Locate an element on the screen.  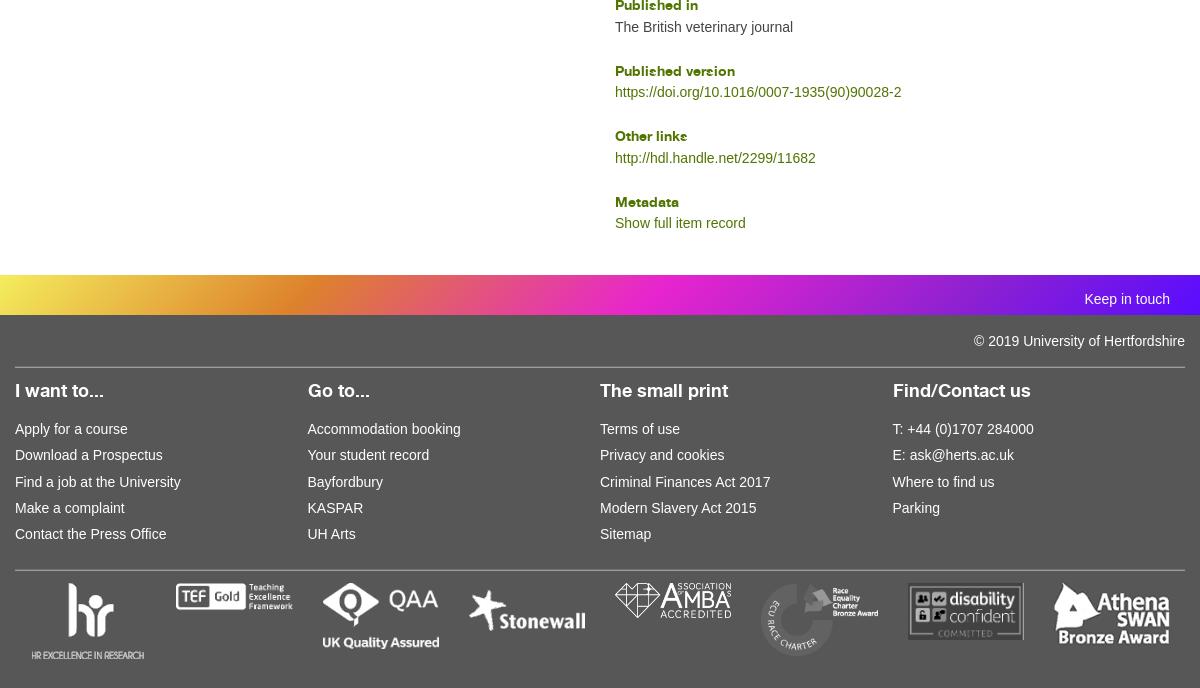
'Download a Prospectus' is located at coordinates (88, 453).